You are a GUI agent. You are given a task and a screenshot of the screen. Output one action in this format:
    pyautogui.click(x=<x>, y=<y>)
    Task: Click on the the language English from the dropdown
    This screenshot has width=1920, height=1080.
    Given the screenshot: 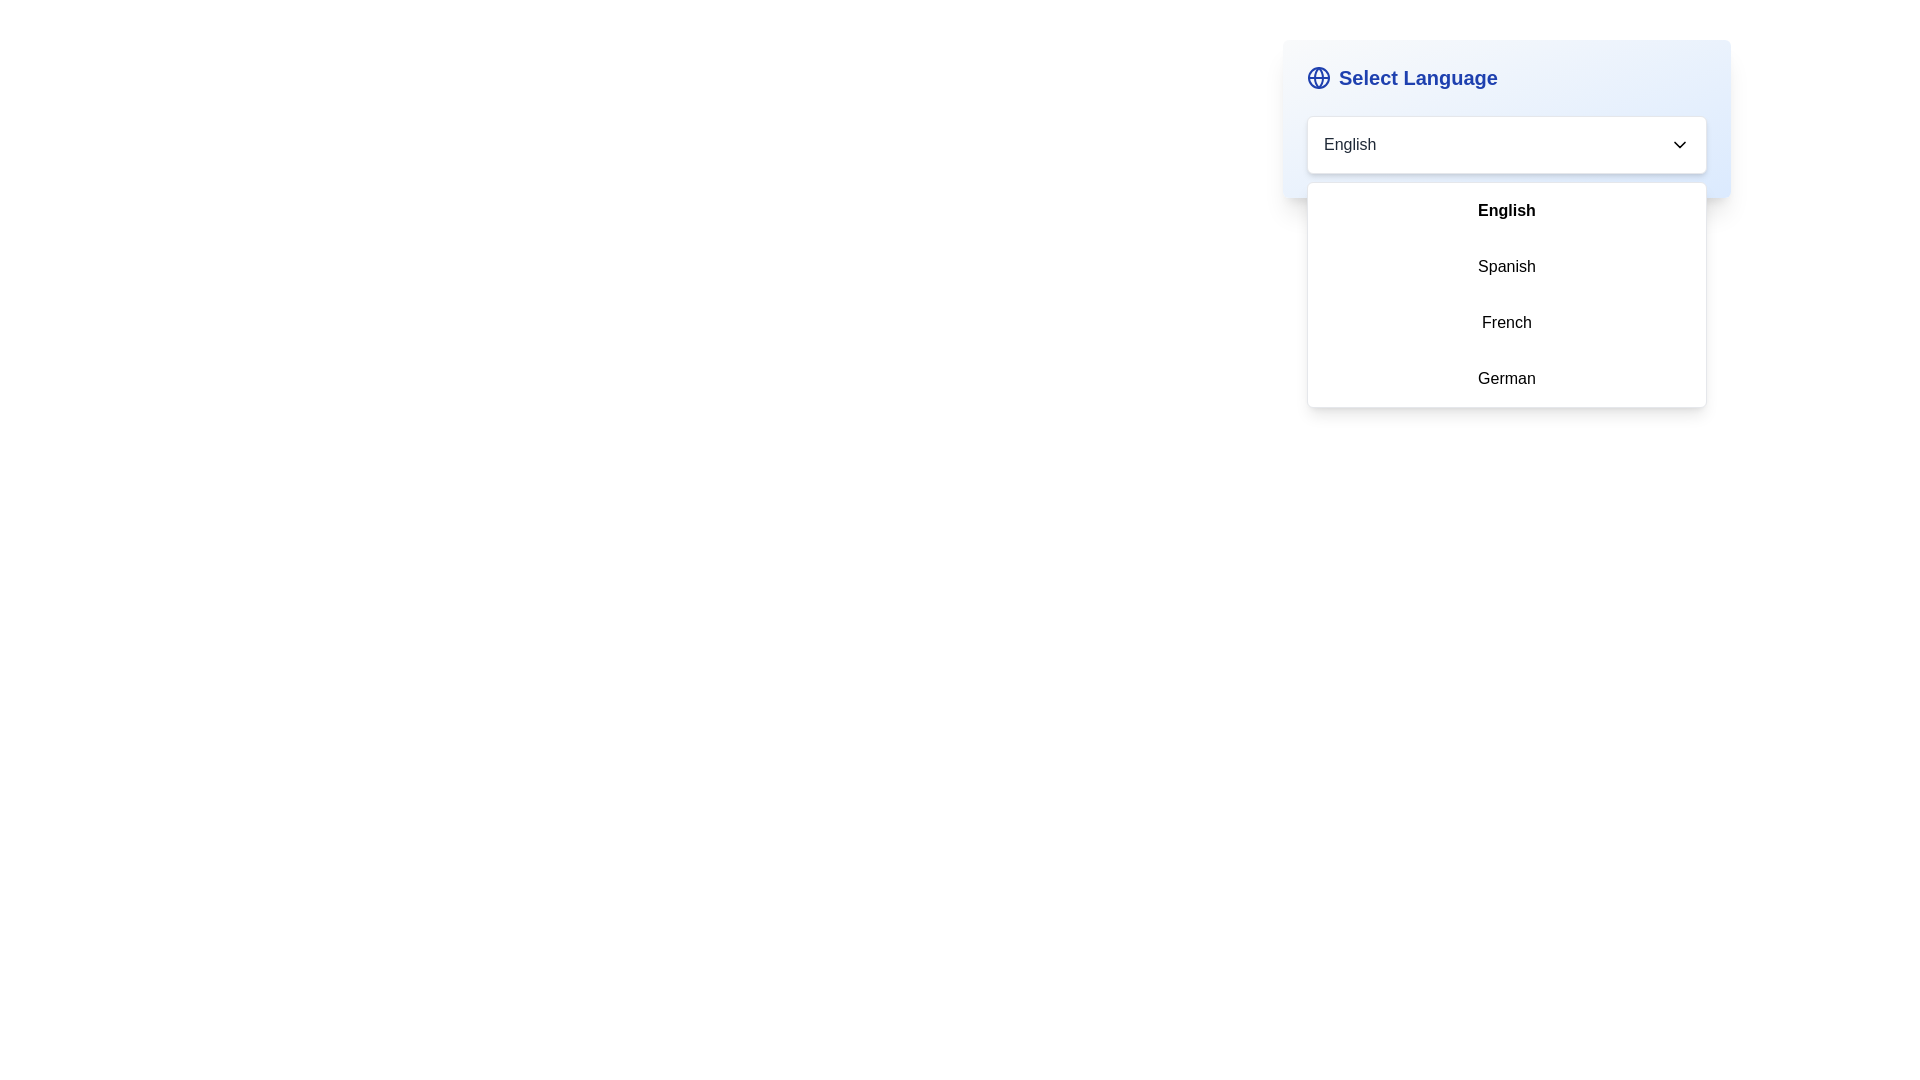 What is the action you would take?
    pyautogui.click(x=1507, y=211)
    